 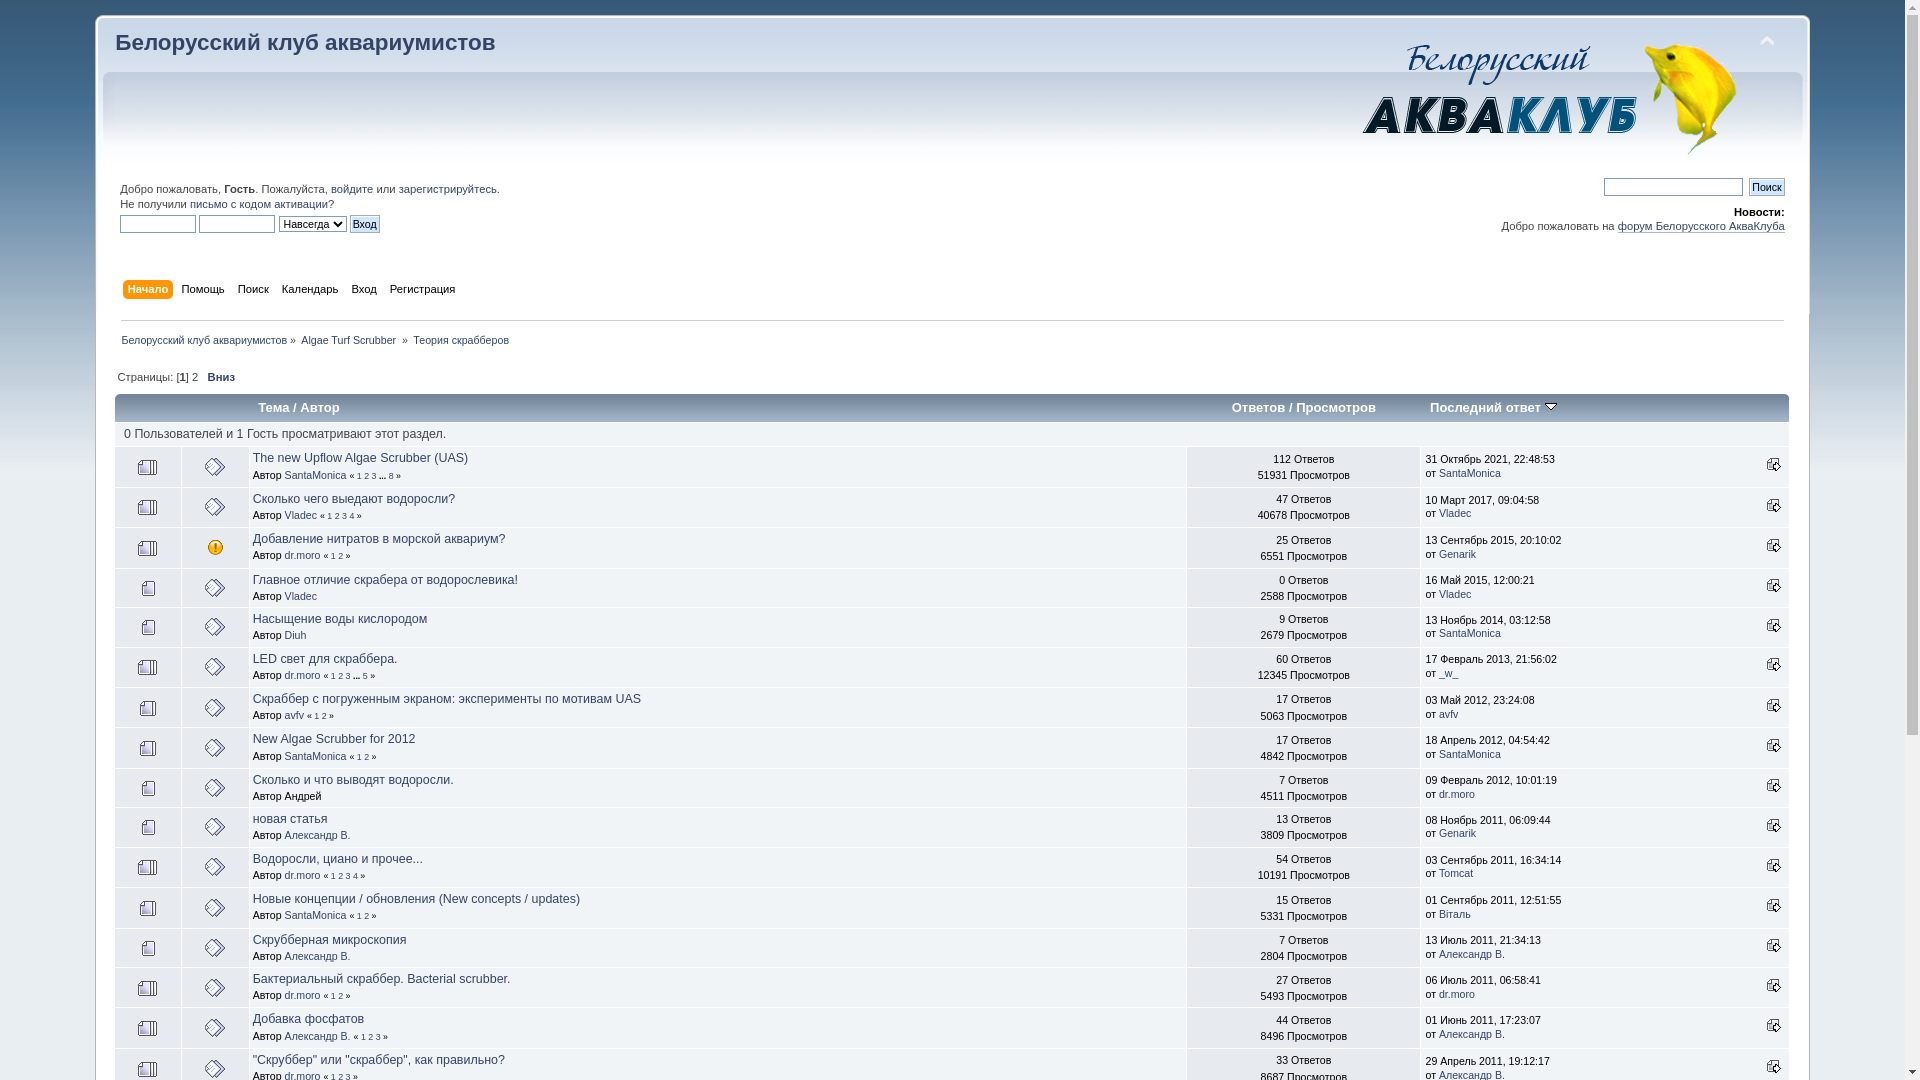 I want to click on 'Simple Machines Forum', so click(x=1548, y=95).